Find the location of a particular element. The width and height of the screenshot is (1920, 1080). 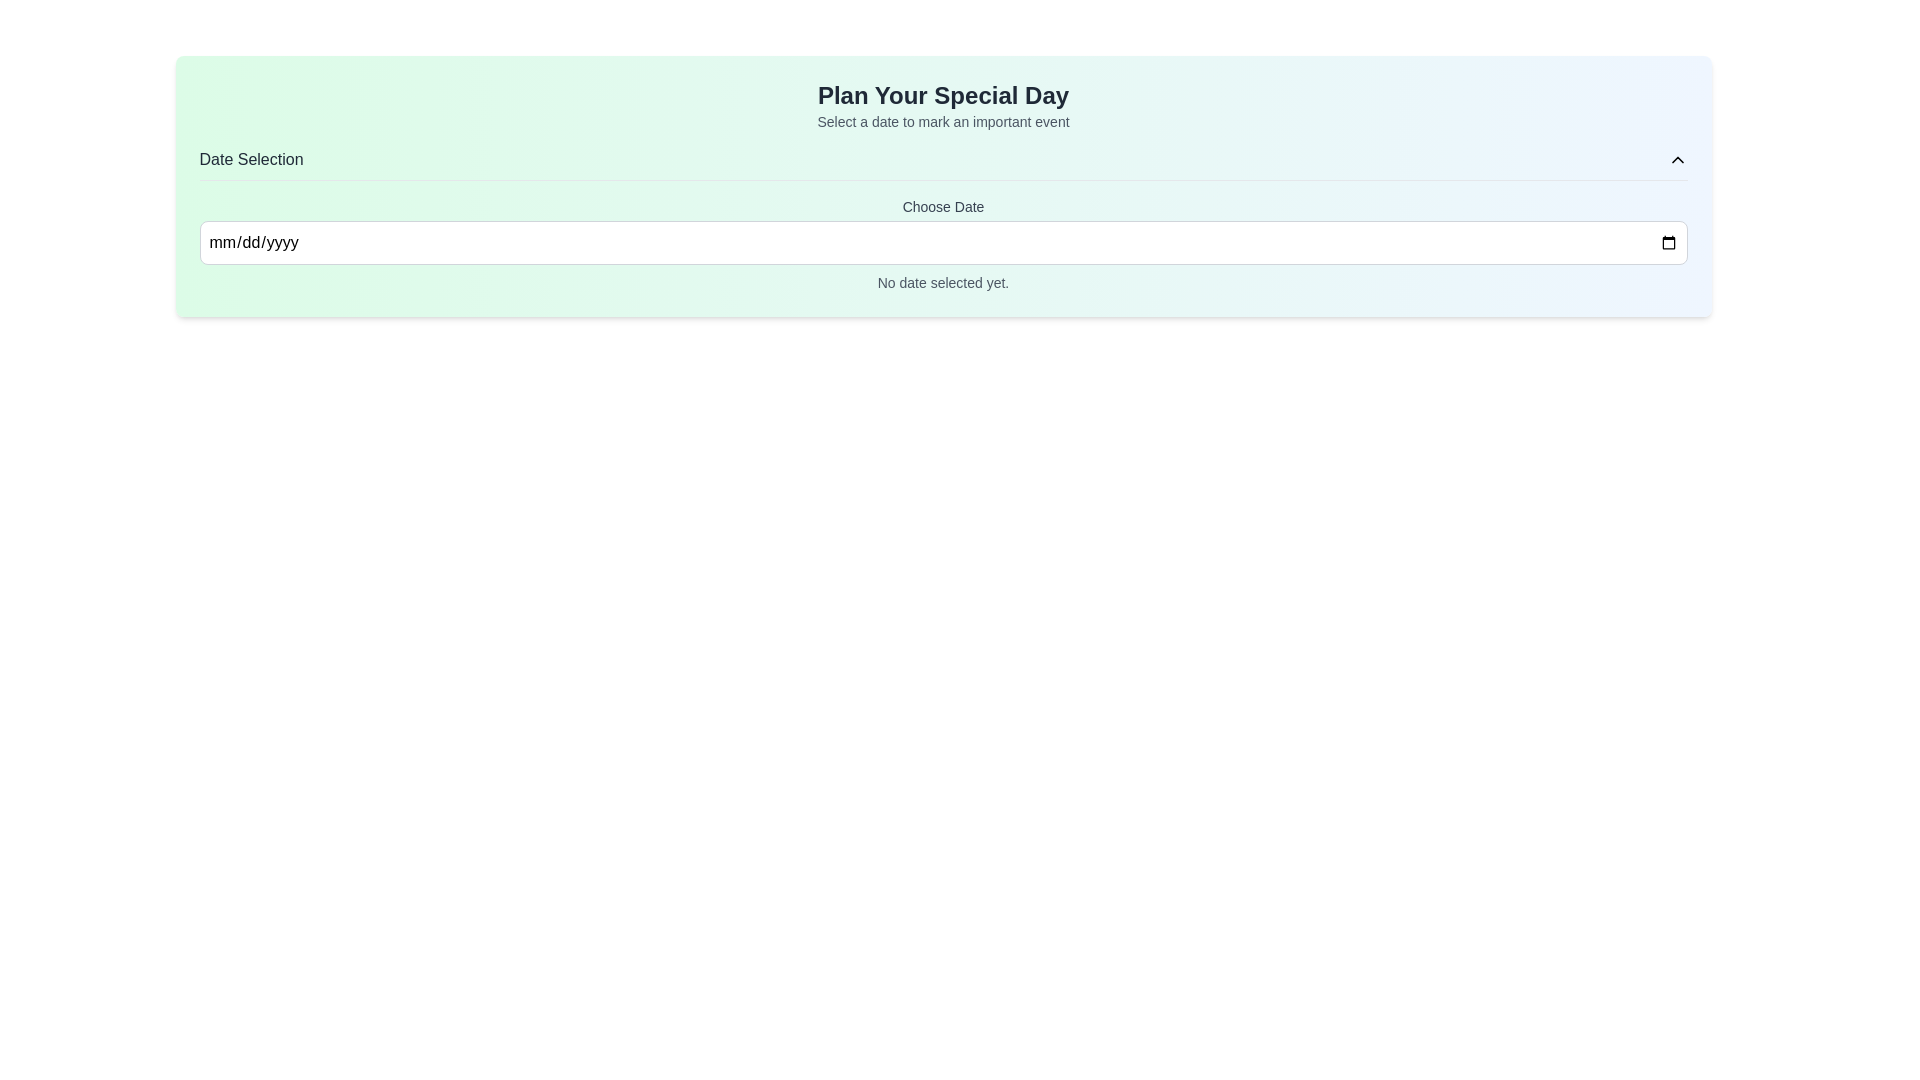

the interactive control button located on the far-right side of the 'Date Selection' header is located at coordinates (1677, 158).